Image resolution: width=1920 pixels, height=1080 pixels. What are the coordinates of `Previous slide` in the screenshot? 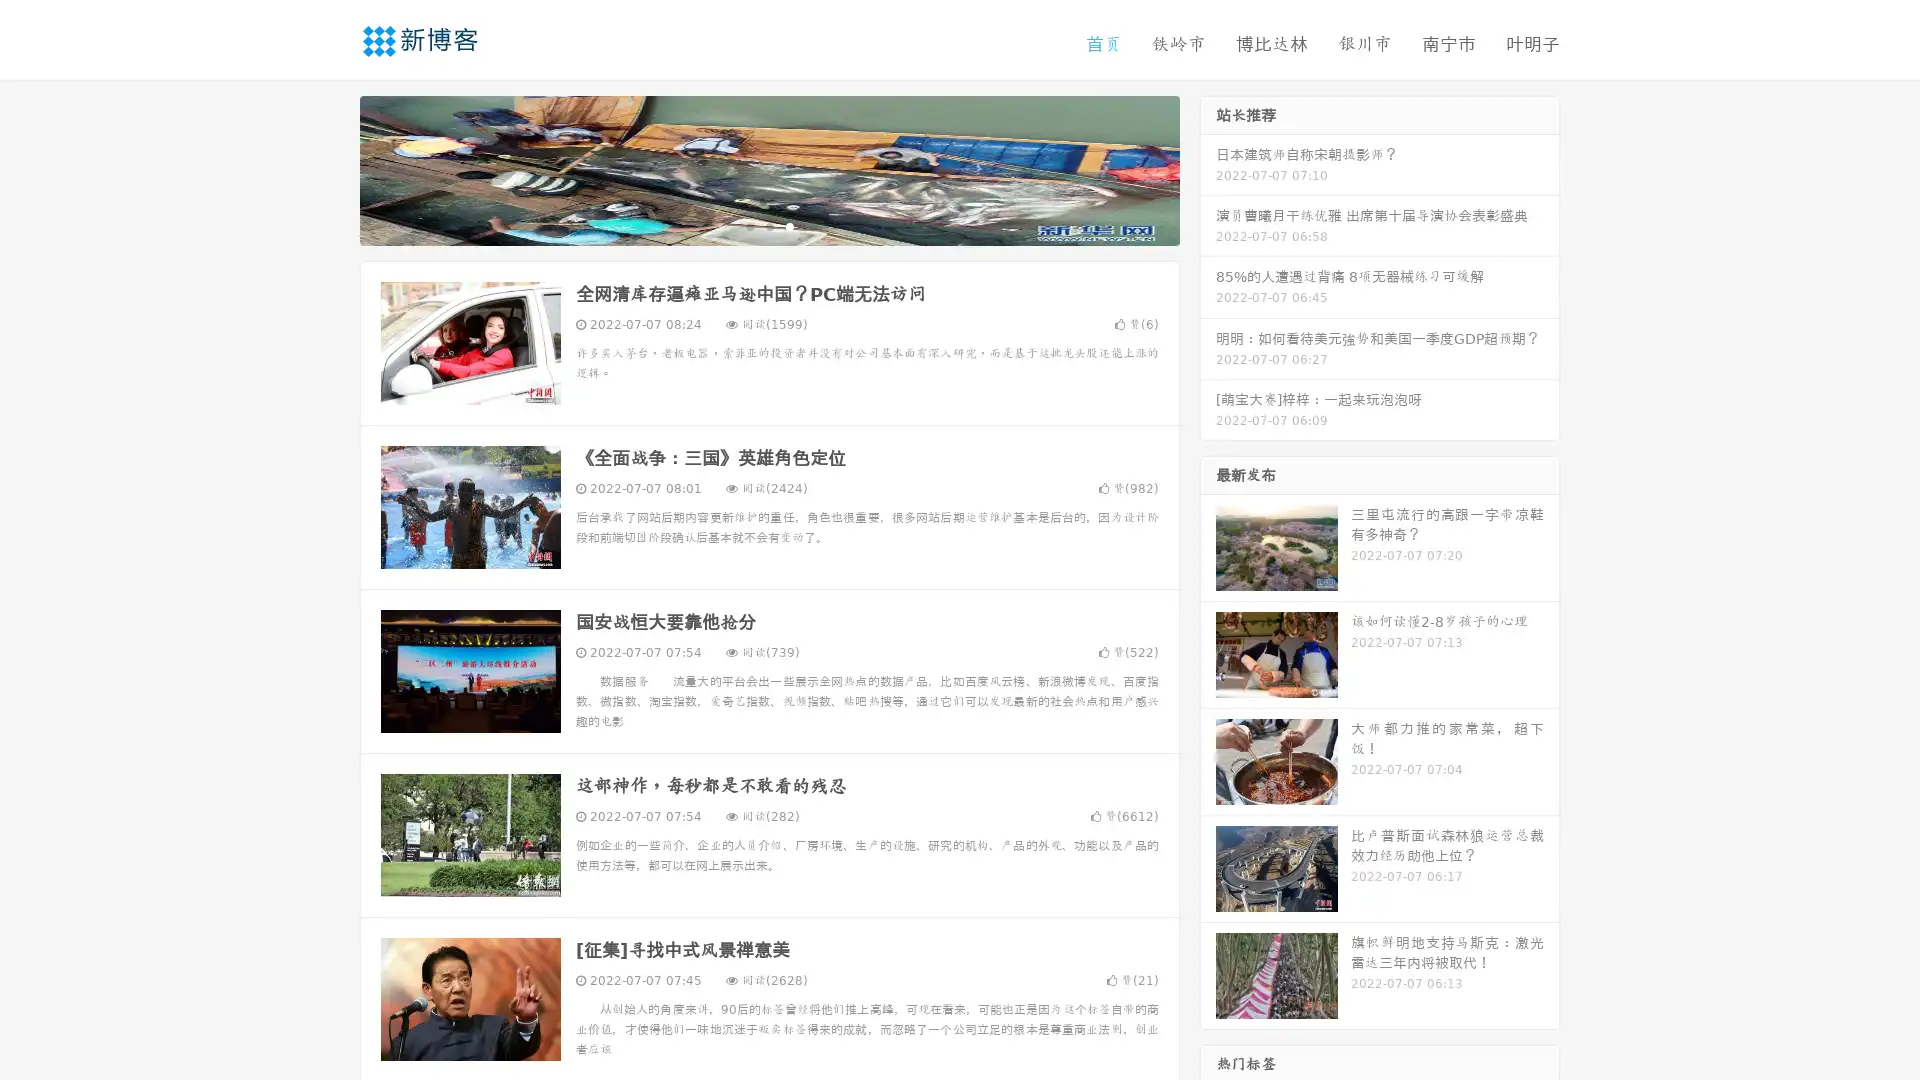 It's located at (330, 168).